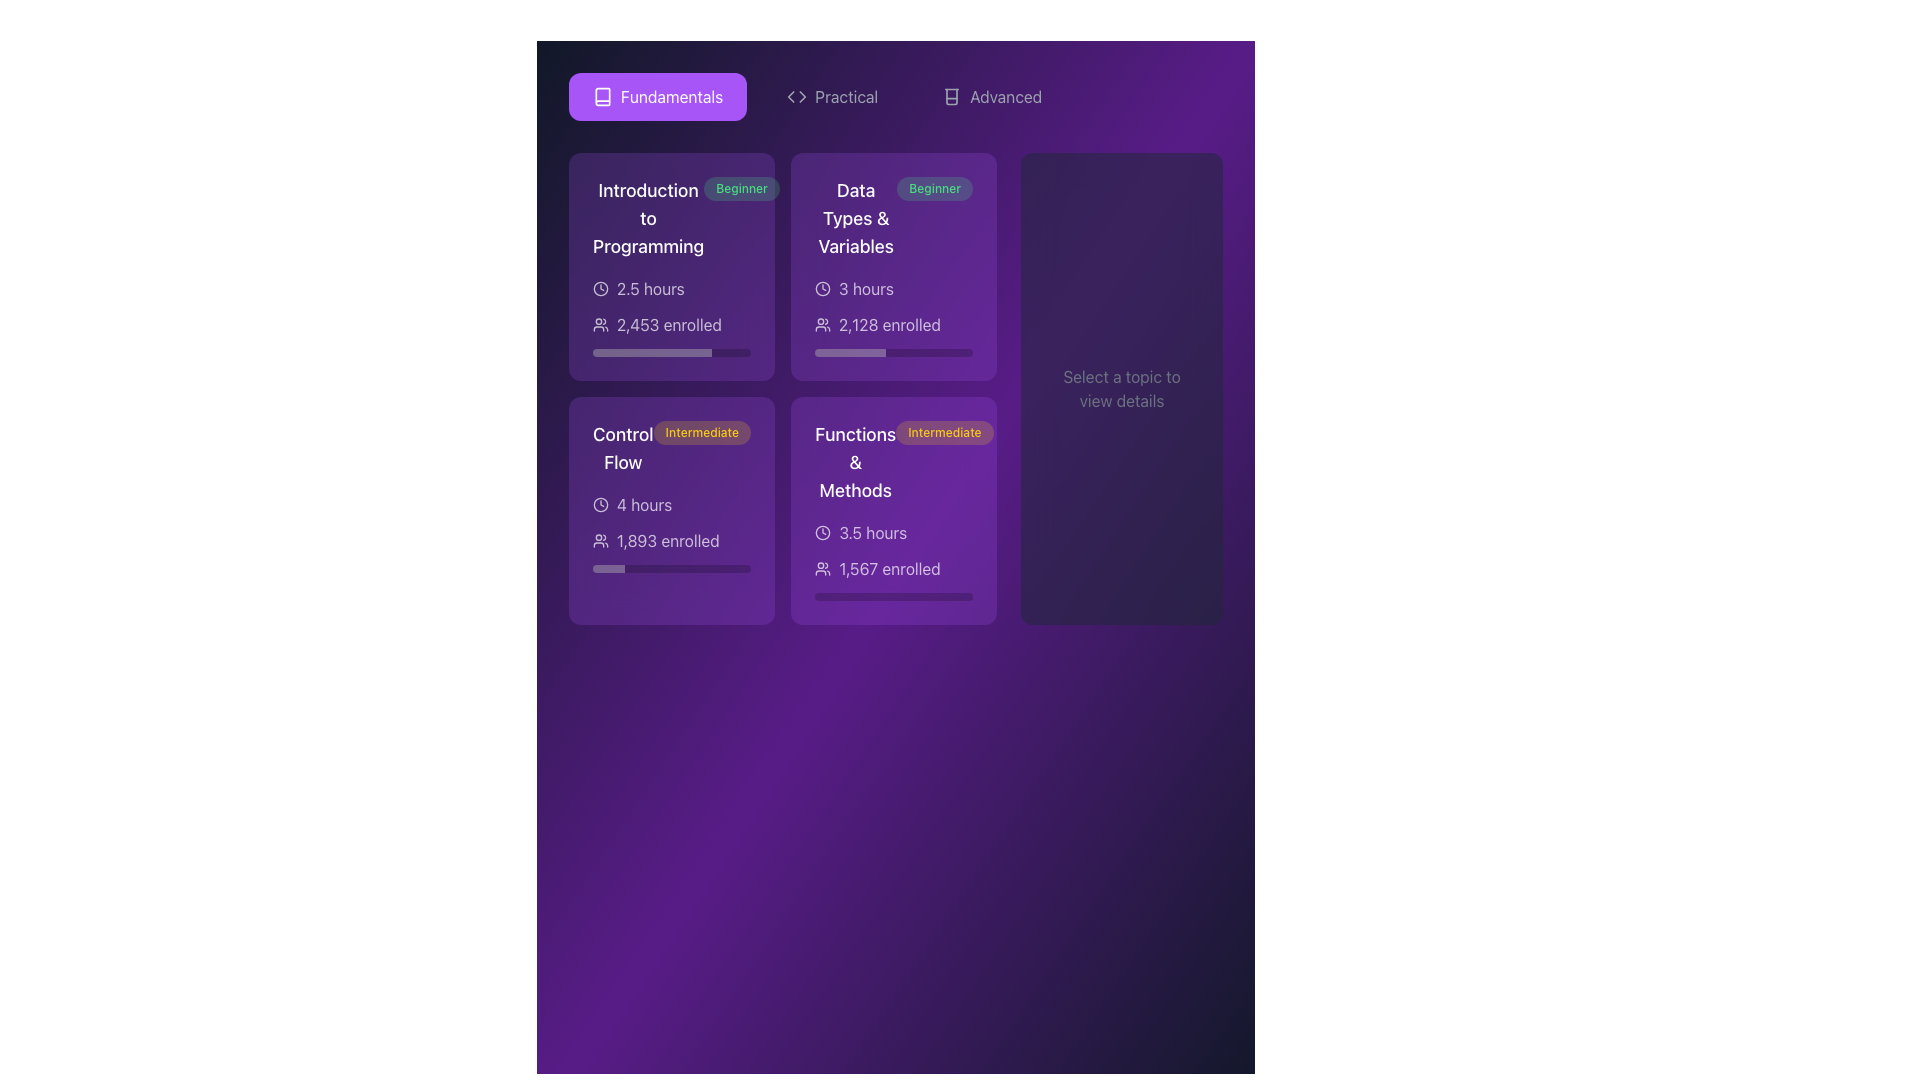 This screenshot has height=1080, width=1920. What do you see at coordinates (846, 96) in the screenshot?
I see `the text label or navigation link that contains the text 'Practical', which is part of the navigation bar located near the top center of the interface` at bounding box center [846, 96].